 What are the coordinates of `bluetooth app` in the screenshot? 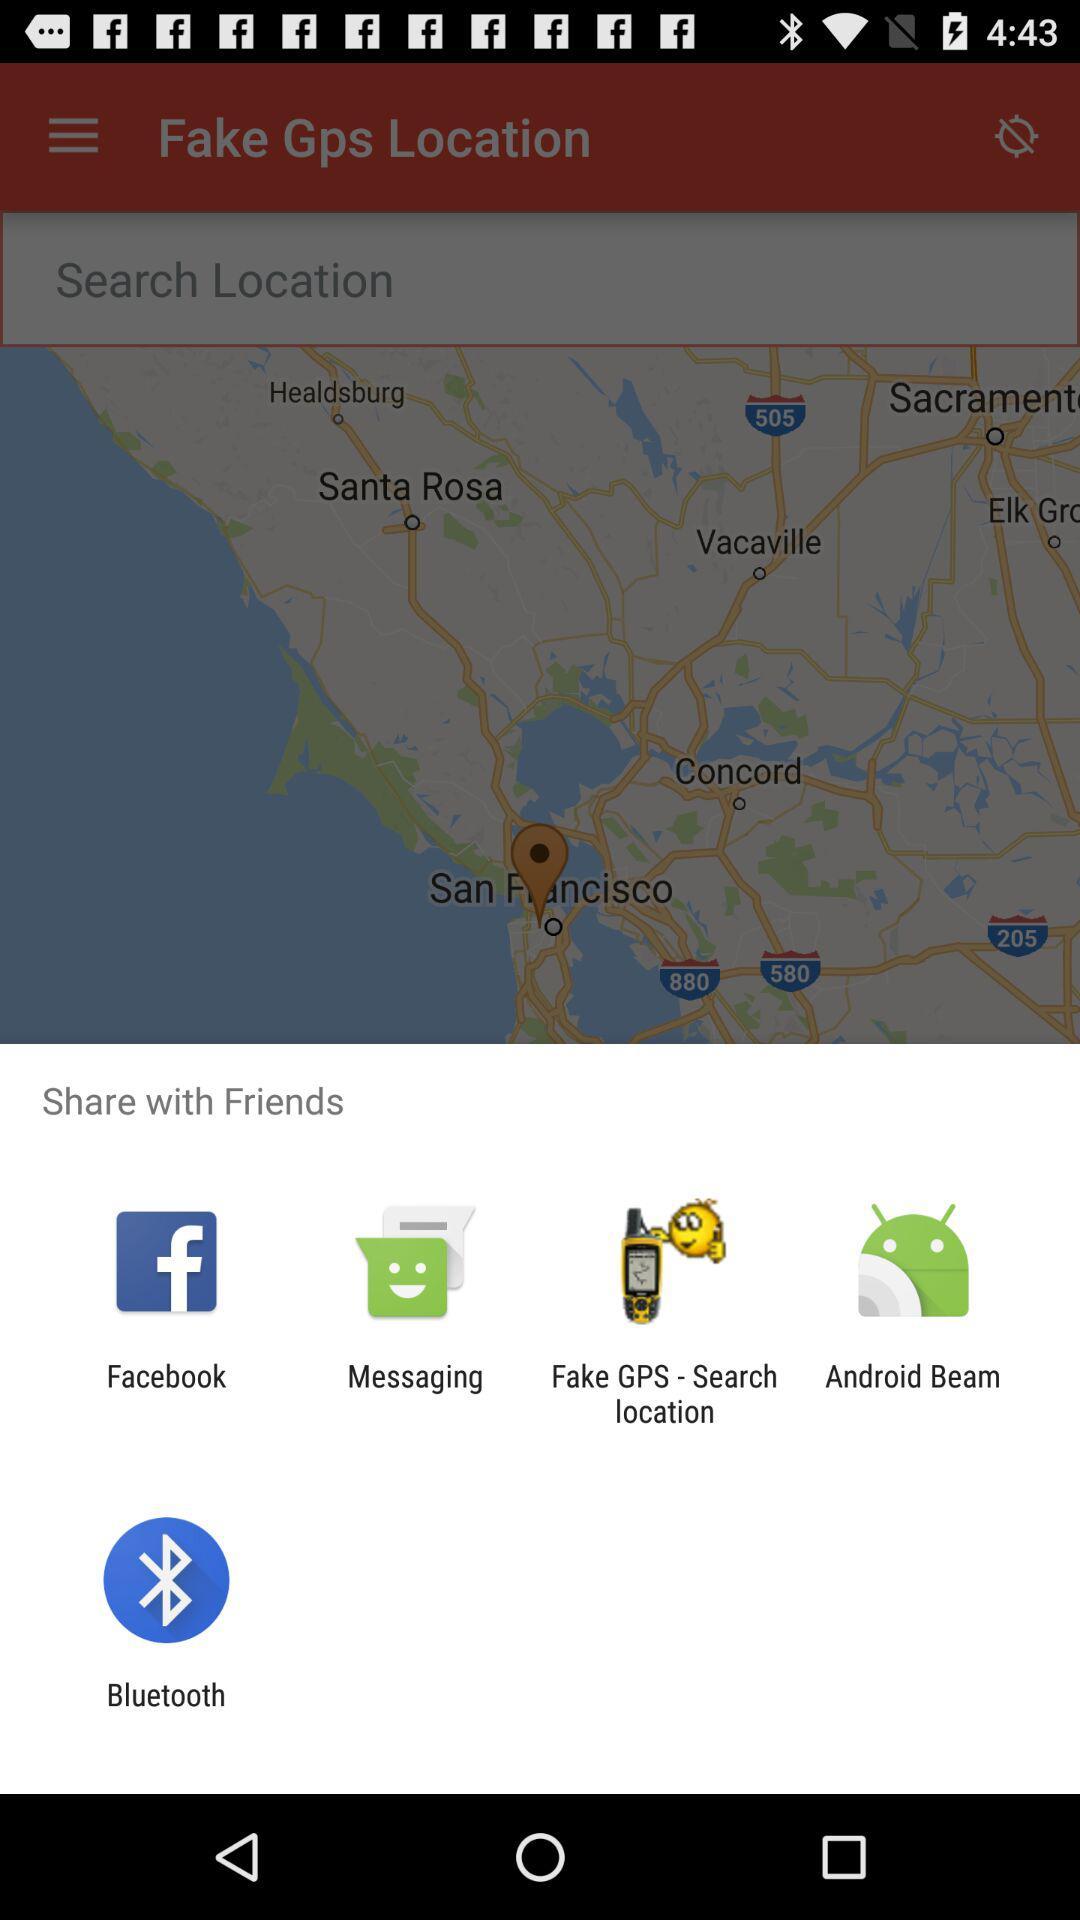 It's located at (165, 1711).